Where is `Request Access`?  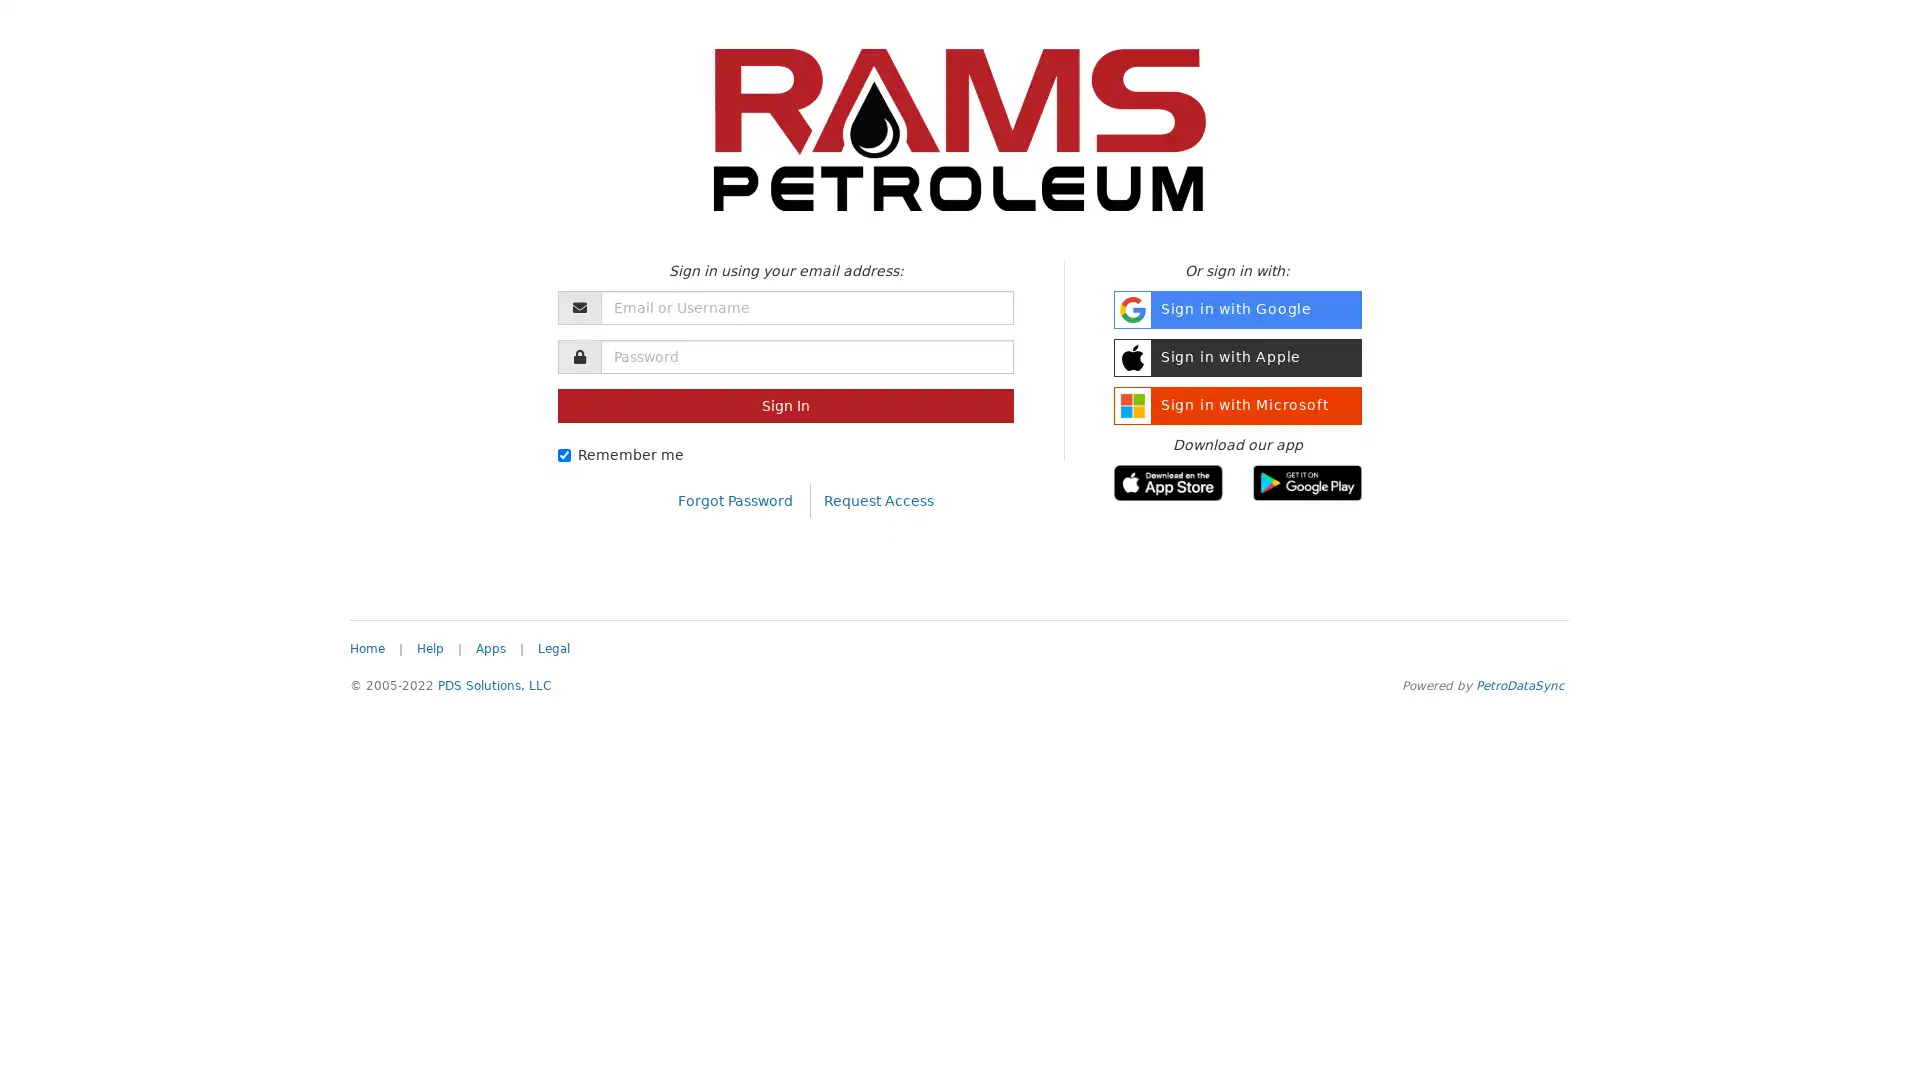
Request Access is located at coordinates (878, 499).